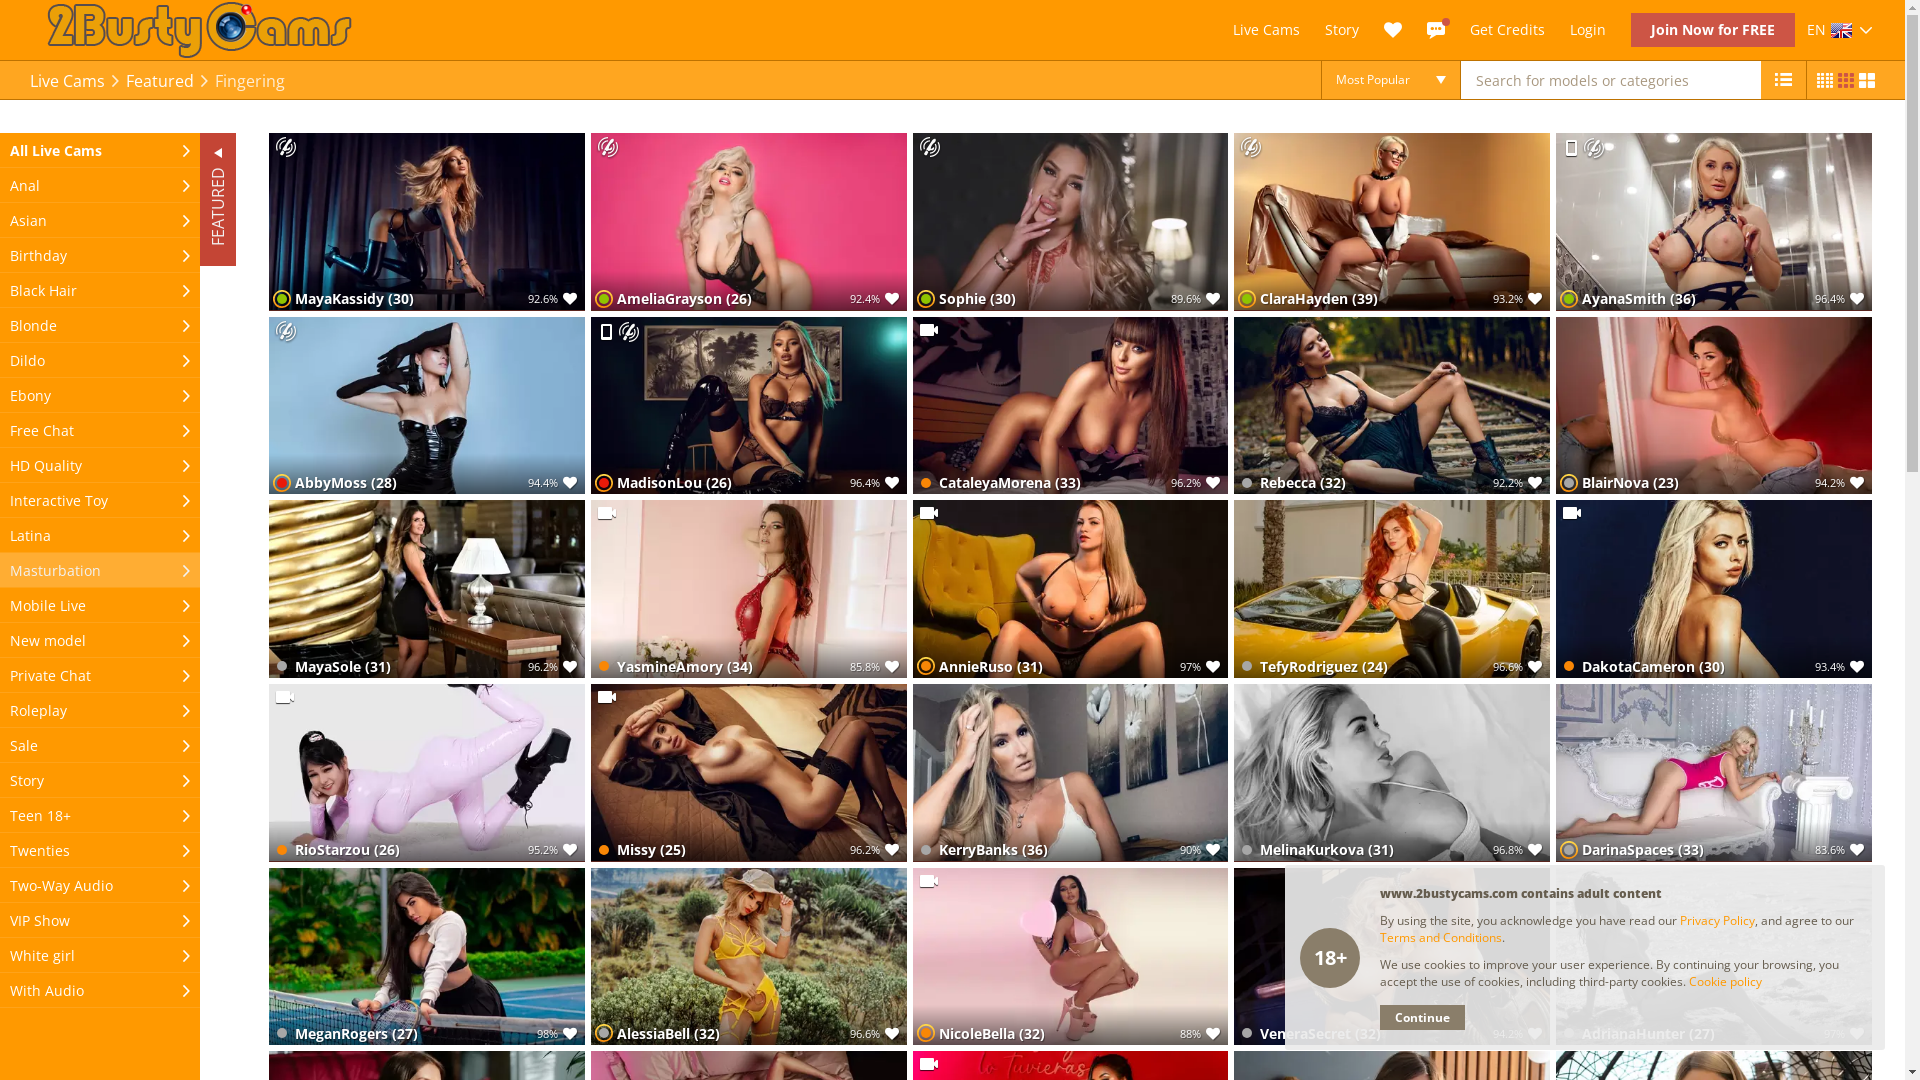 Image resolution: width=1920 pixels, height=1080 pixels. Describe the element at coordinates (1391, 955) in the screenshot. I see `'VeneraSecret (32)` at that location.